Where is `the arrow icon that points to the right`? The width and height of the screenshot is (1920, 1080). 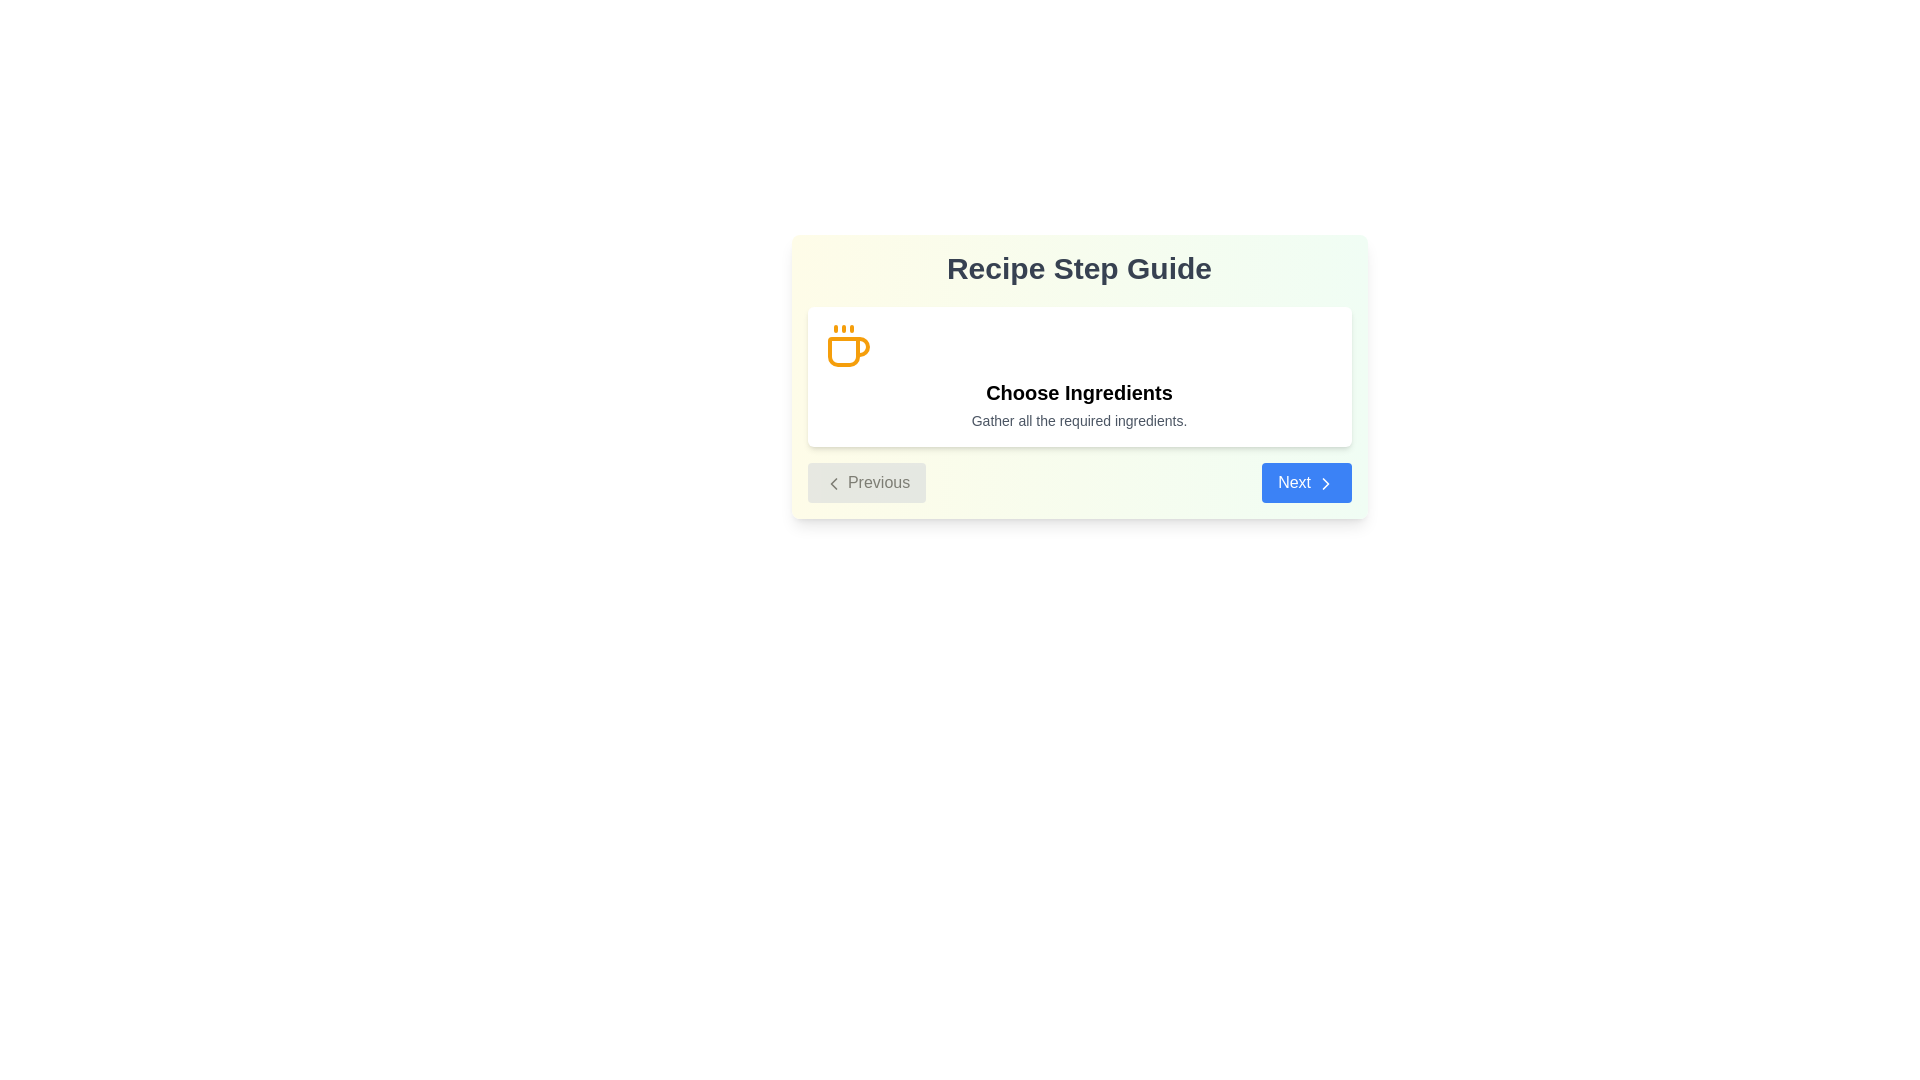
the arrow icon that points to the right is located at coordinates (1325, 483).